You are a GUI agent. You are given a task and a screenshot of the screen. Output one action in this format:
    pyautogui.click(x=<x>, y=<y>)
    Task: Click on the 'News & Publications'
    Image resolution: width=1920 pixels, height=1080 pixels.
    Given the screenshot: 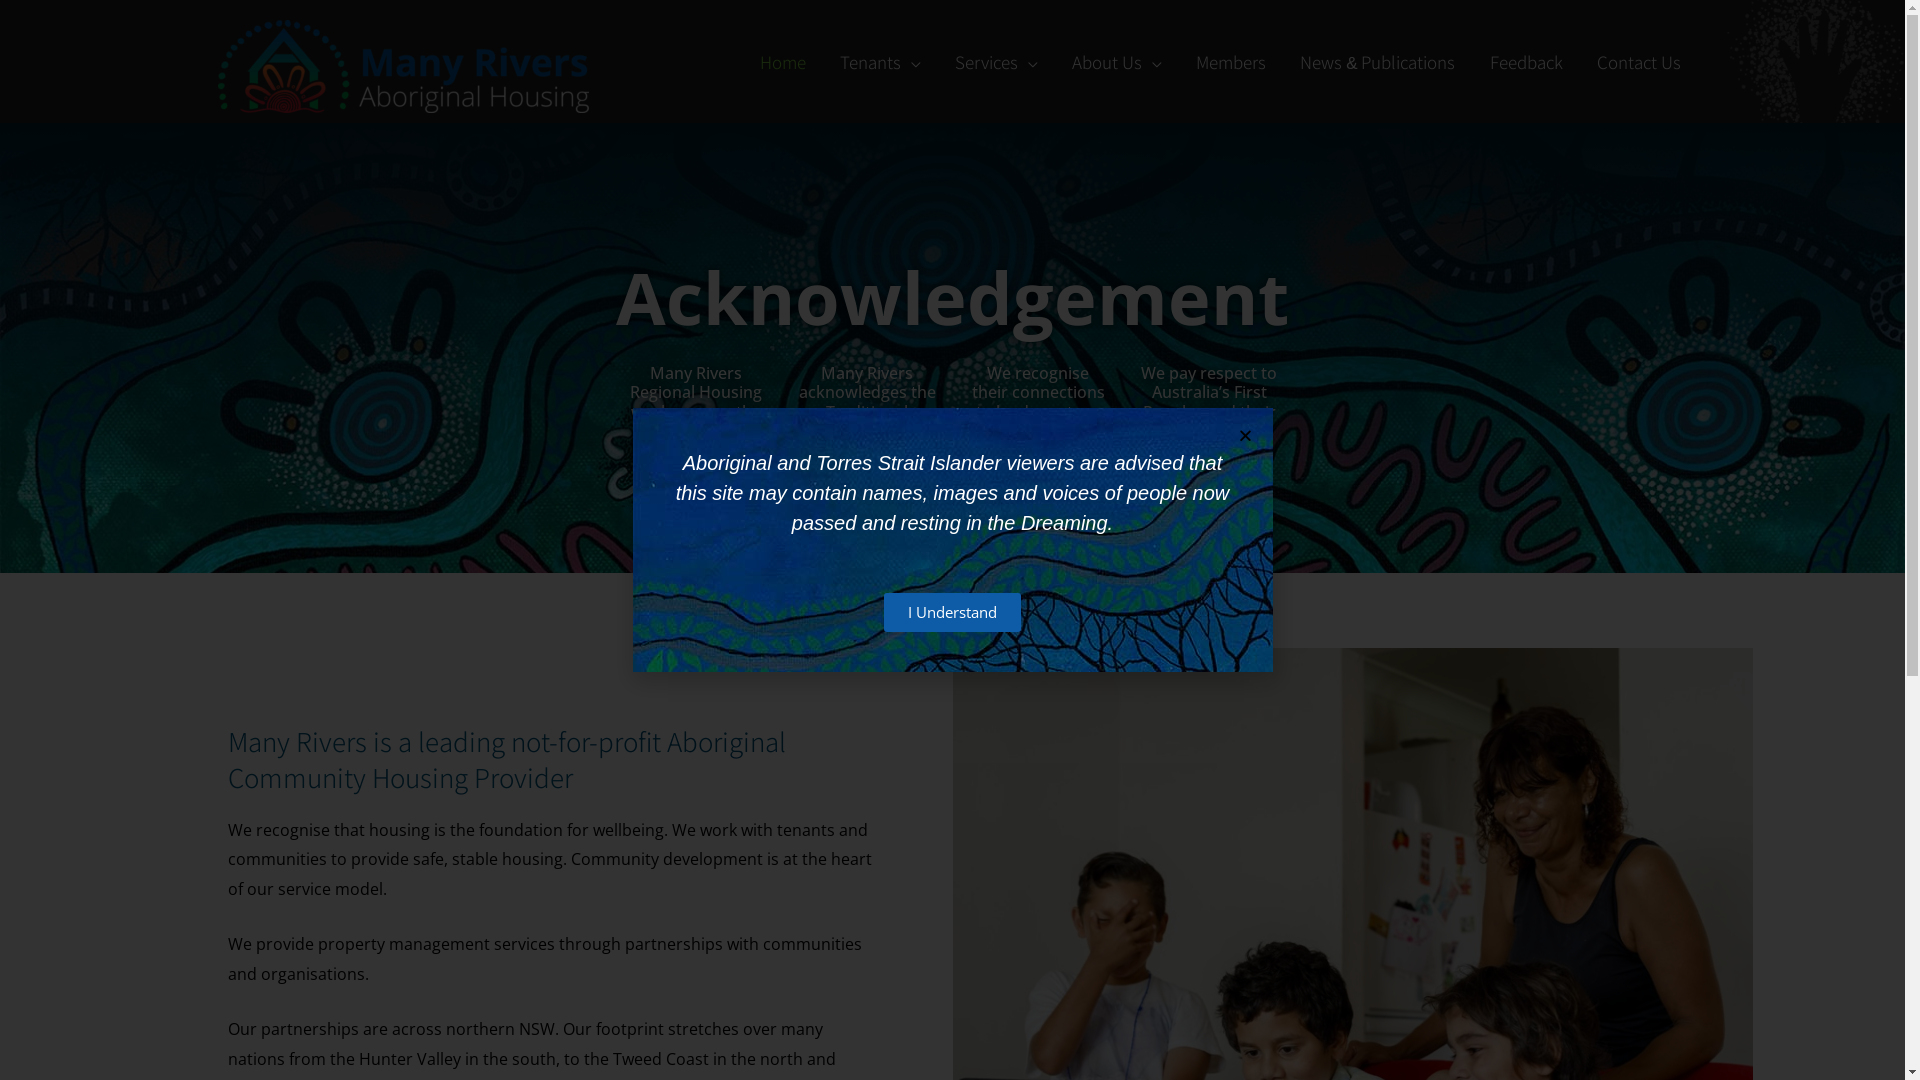 What is the action you would take?
    pyautogui.click(x=1376, y=60)
    